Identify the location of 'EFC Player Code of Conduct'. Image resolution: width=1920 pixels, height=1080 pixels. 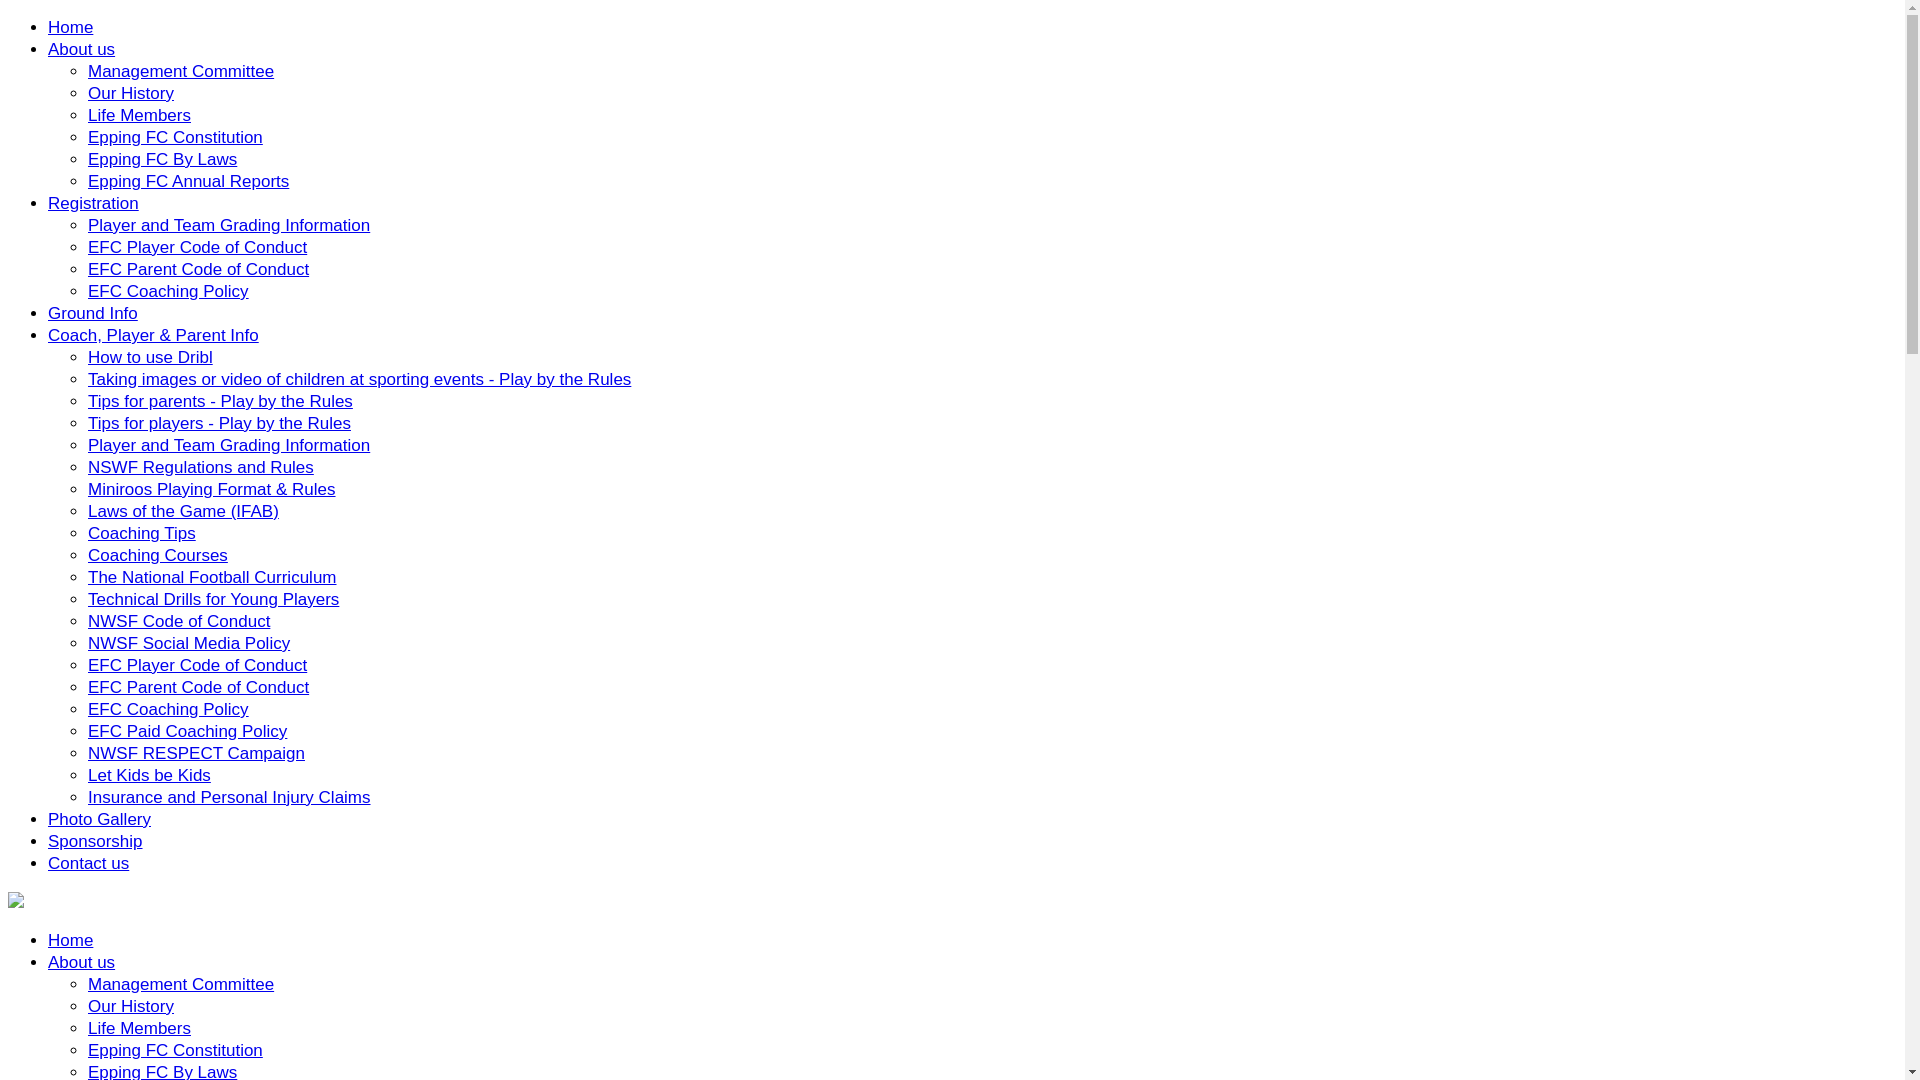
(197, 665).